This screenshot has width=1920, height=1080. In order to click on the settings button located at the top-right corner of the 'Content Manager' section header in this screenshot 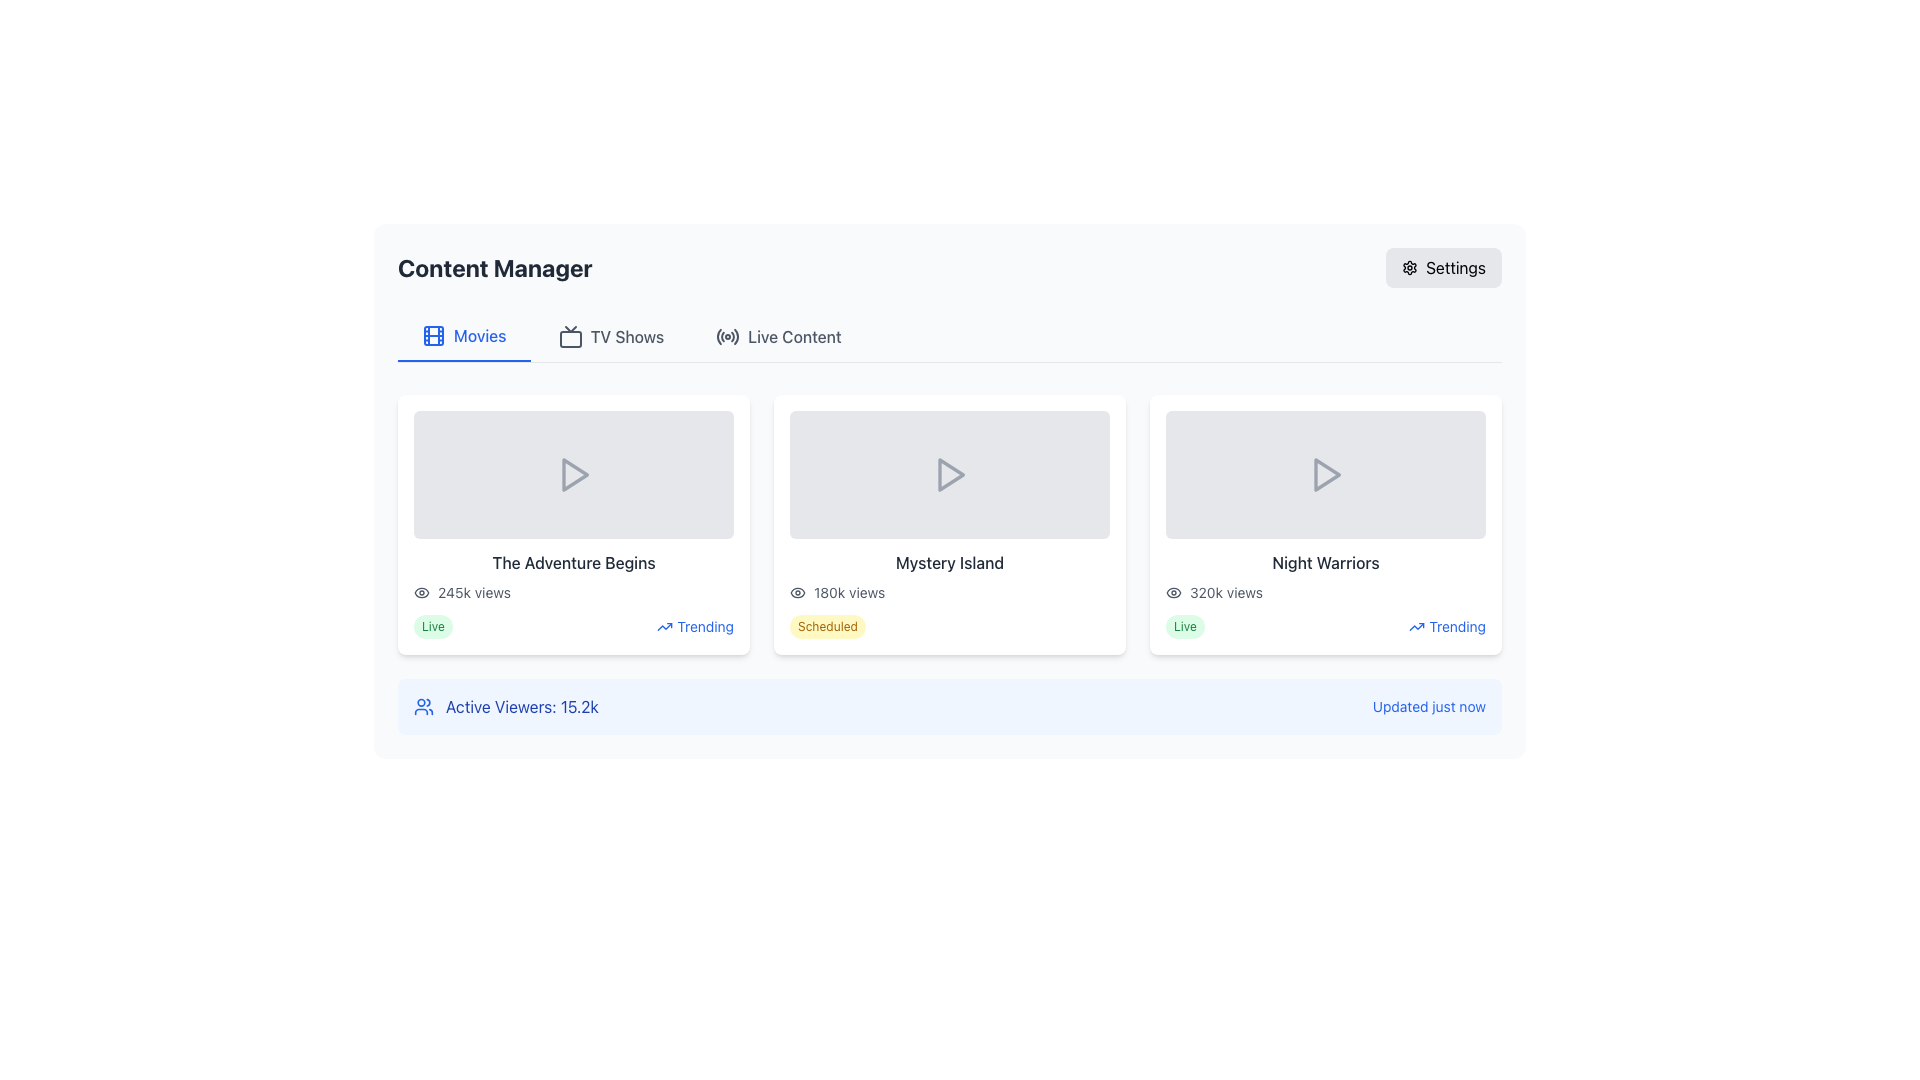, I will do `click(1444, 266)`.